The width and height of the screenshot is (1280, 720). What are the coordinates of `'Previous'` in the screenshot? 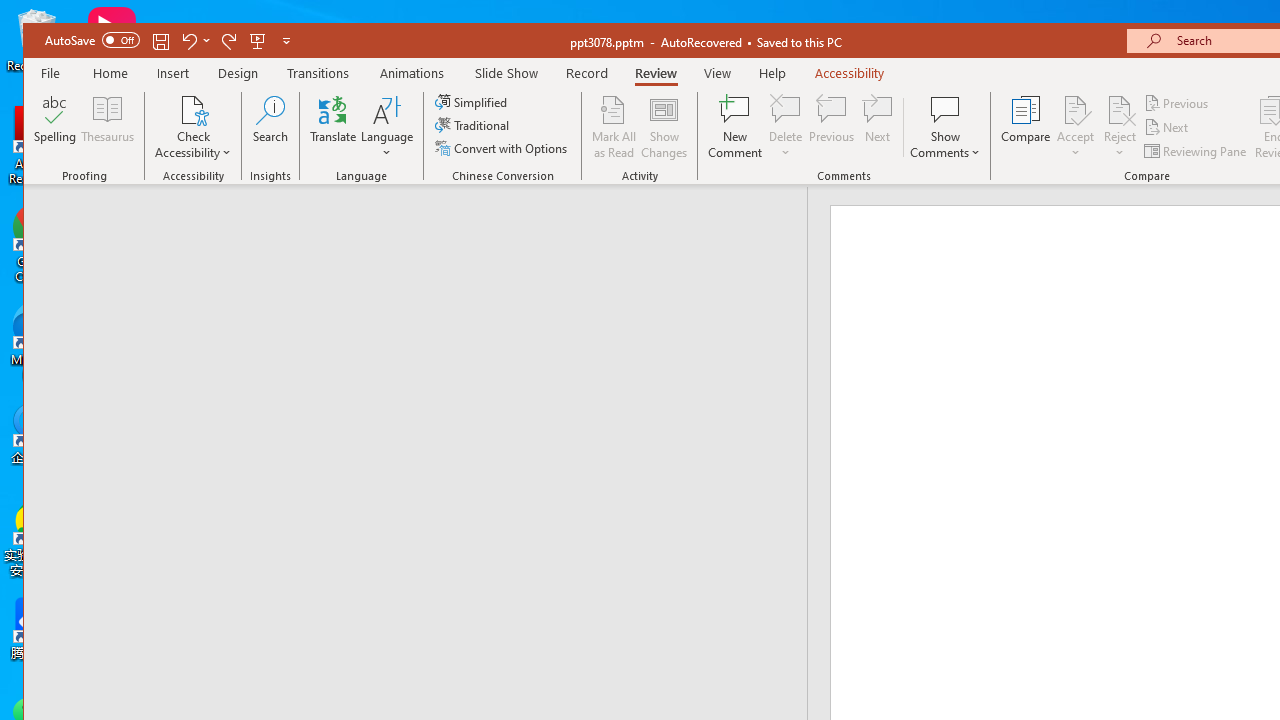 It's located at (1177, 103).